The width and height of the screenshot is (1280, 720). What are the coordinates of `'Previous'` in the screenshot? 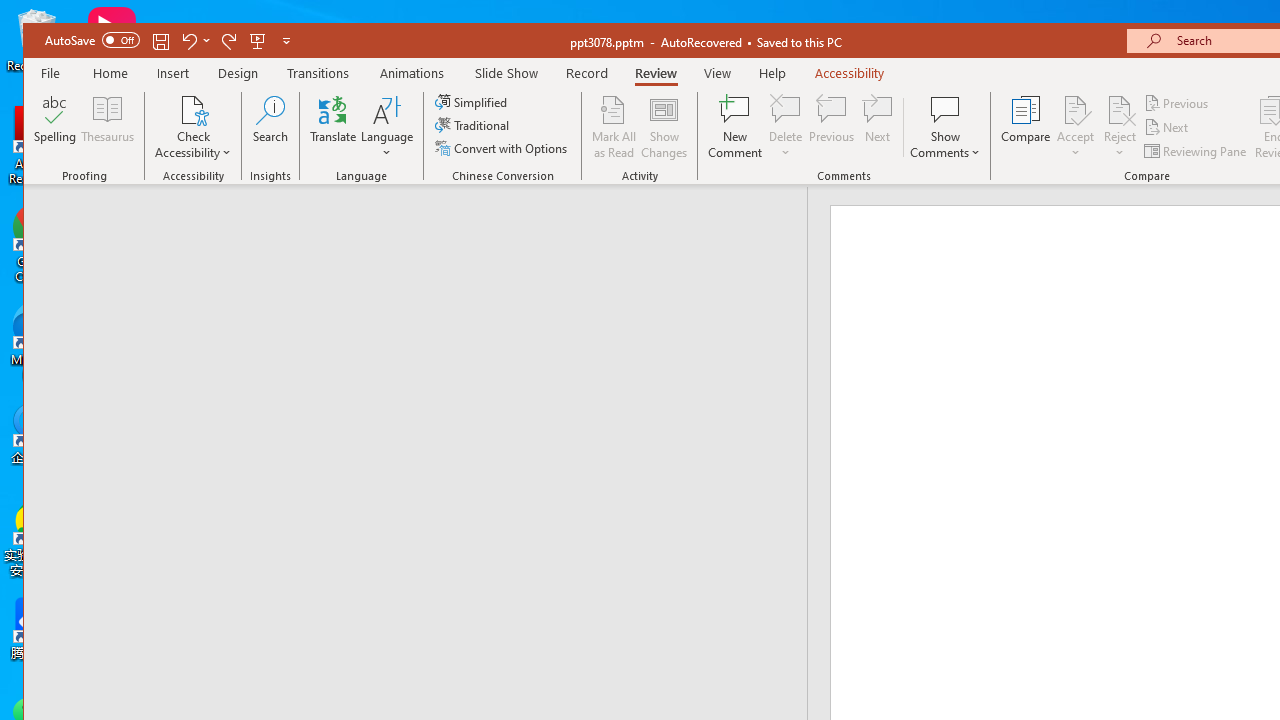 It's located at (1177, 103).